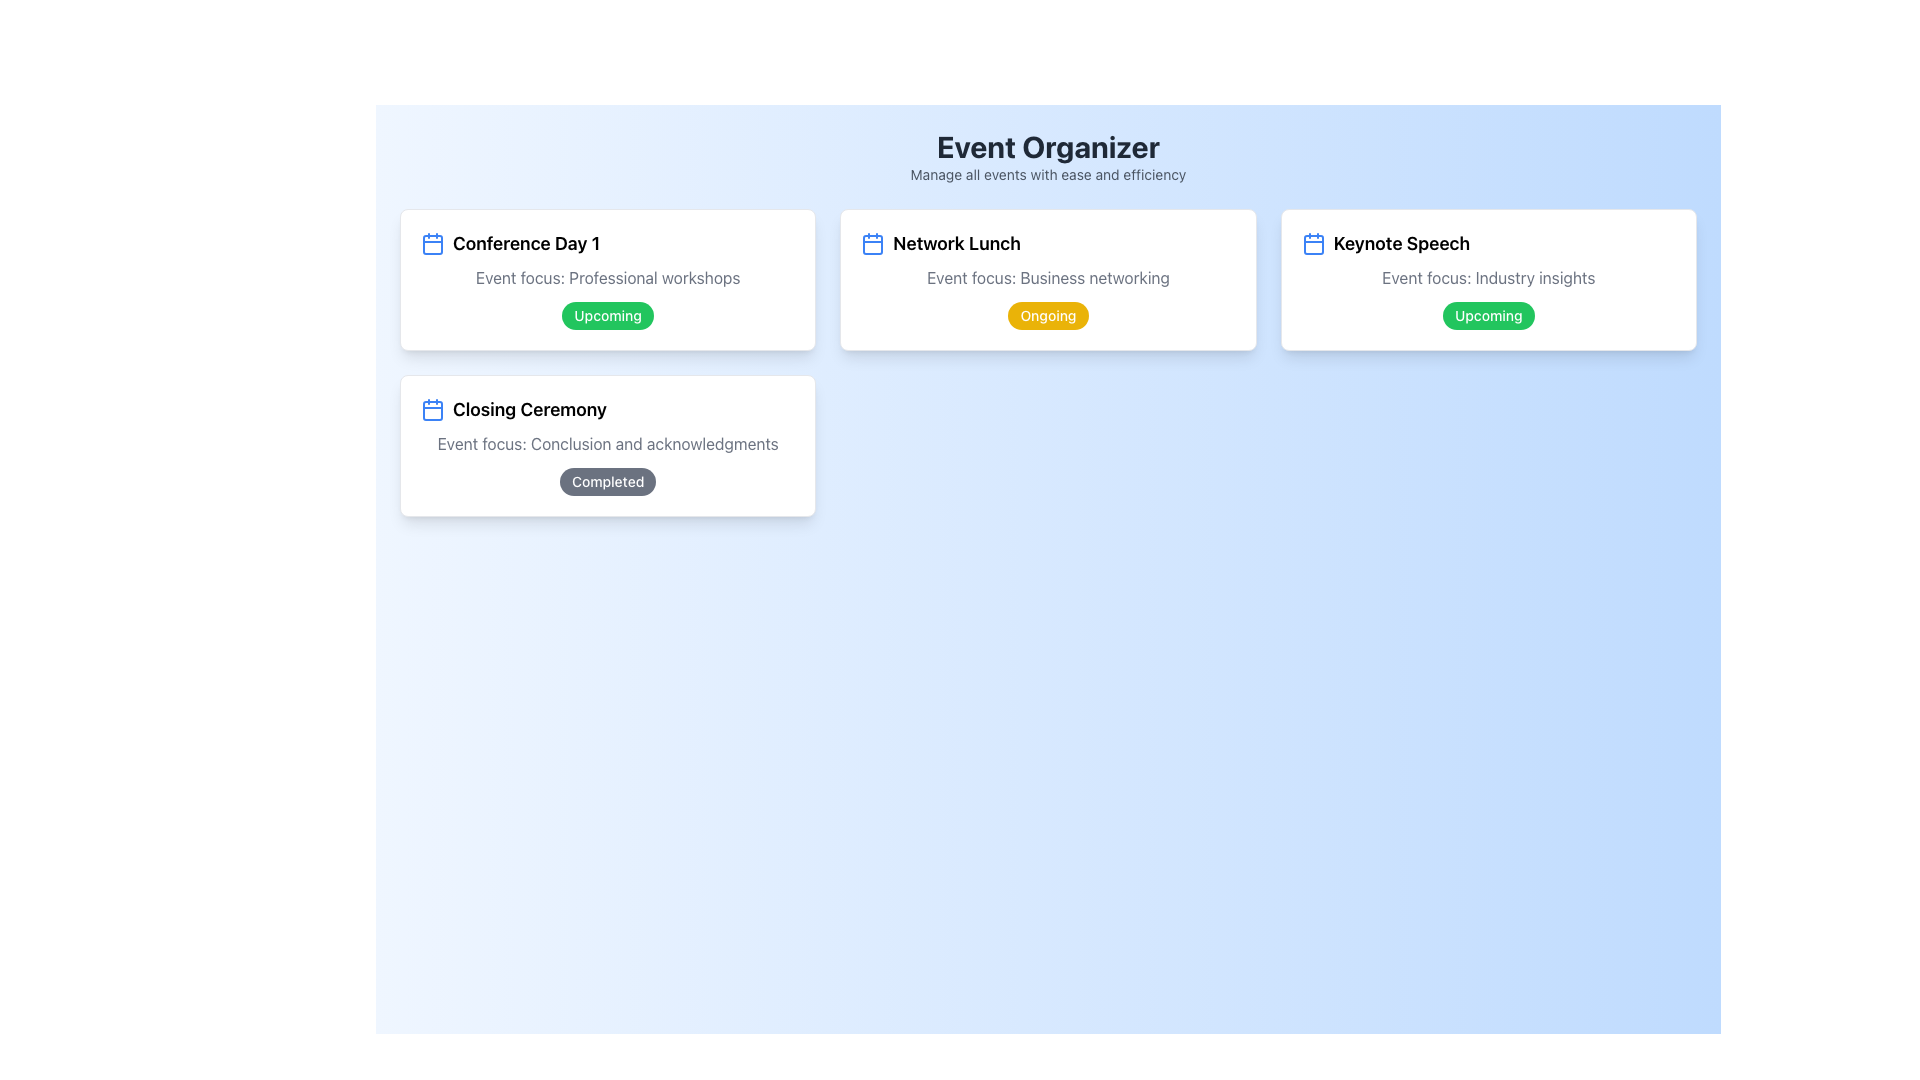 The height and width of the screenshot is (1080, 1920). Describe the element at coordinates (607, 482) in the screenshot. I see `the Status Indicator badge labeled 'Completed' which is located at the bottom-right of the 'Closing Ceremony' card` at that location.